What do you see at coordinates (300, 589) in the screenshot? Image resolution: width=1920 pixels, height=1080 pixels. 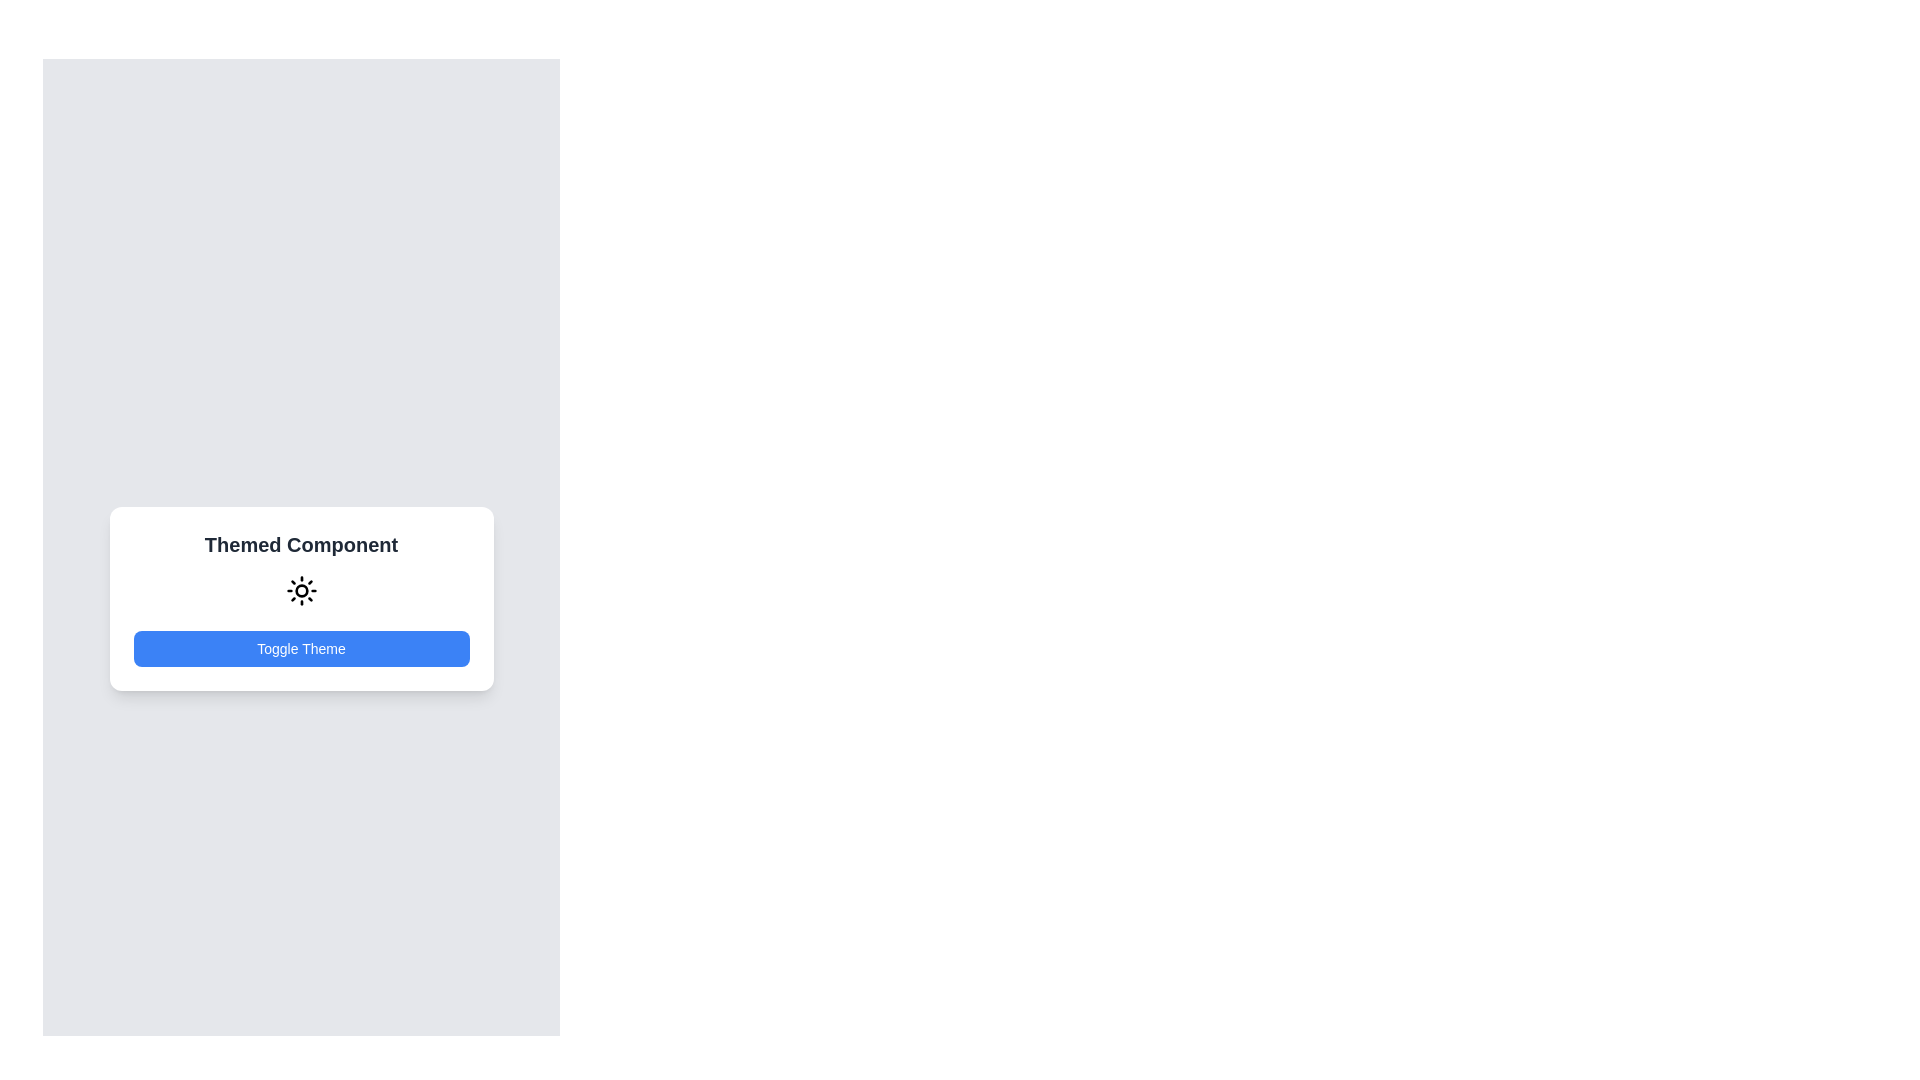 I see `the sun icon with radiating lines for visual feedback, positioned centrally below the 'Themed Component' text and above the 'Toggle Theme' button` at bounding box center [300, 589].